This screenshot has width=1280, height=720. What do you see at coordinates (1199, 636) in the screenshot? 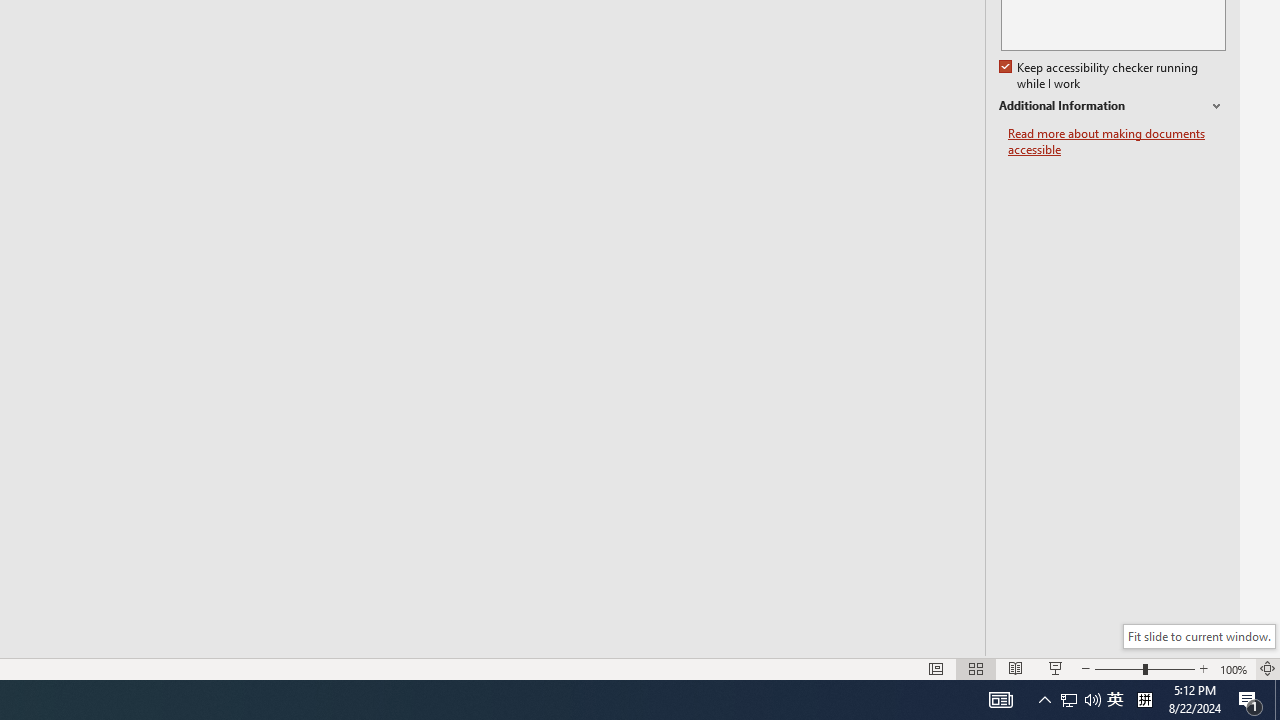
I see `'Fit slide to current window.'` at bounding box center [1199, 636].